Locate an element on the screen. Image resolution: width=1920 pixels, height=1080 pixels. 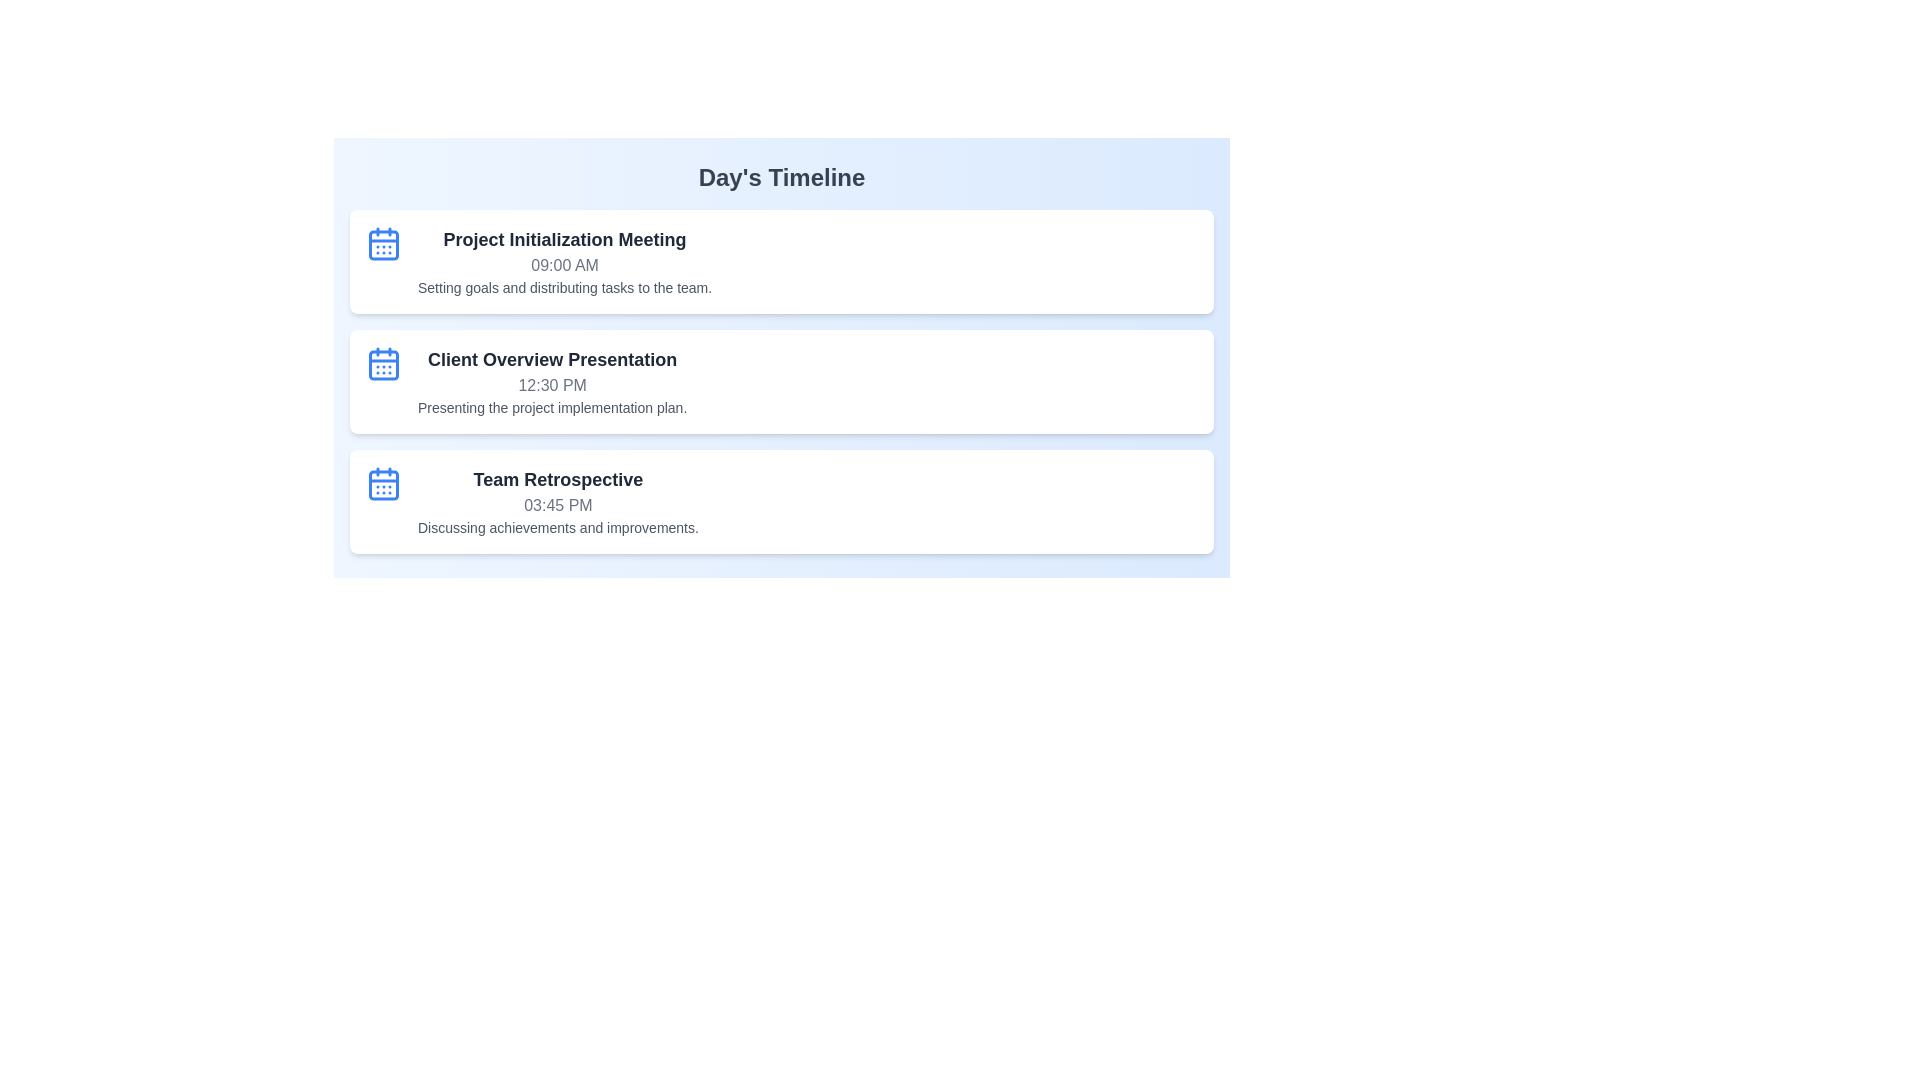
displayed information from the text content element that shows 'Client Overview Presentation', '12:30 PM', and 'Presenting the project implementation plan.' is located at coordinates (552, 381).